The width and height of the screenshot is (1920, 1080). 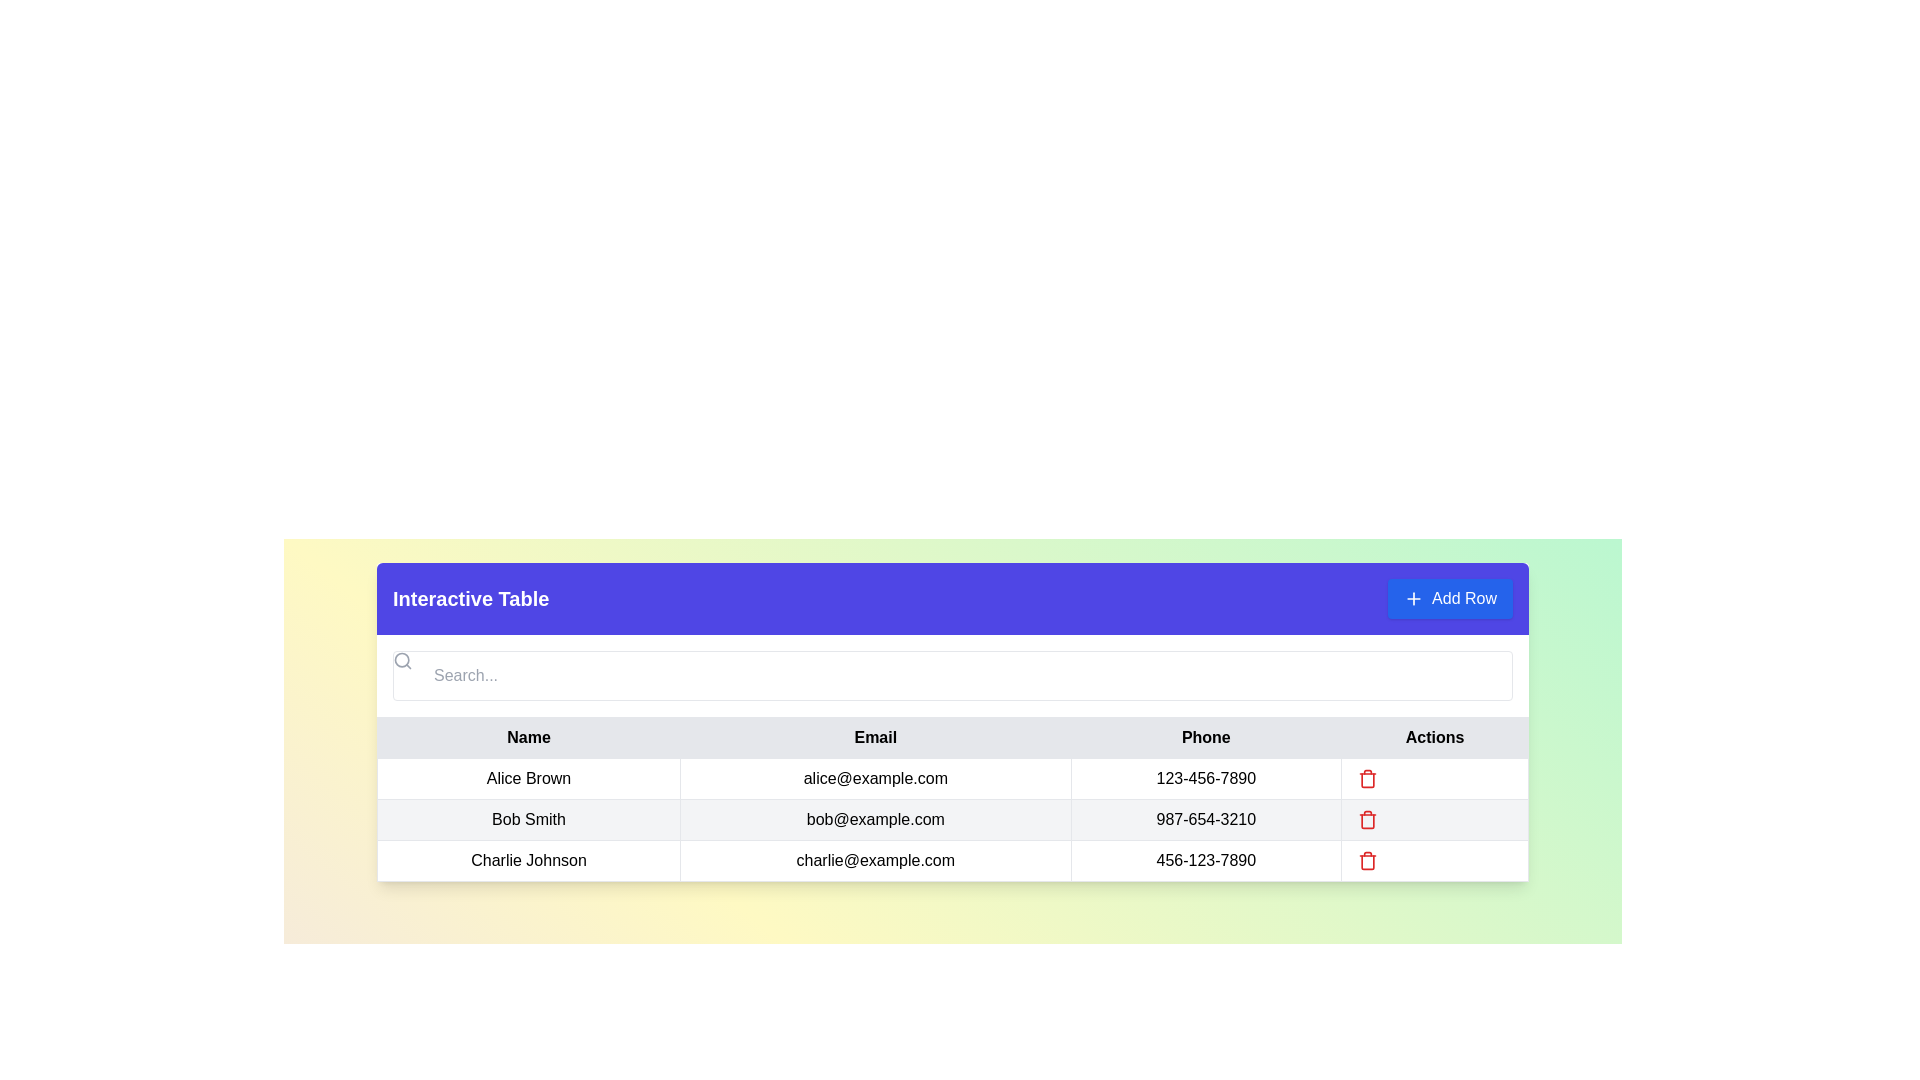 What do you see at coordinates (528, 820) in the screenshot?
I see `the text area displaying the name 'Bob Smith', which is styled with centered alignment and bordered edges, located in the second row under the 'Name' column of the table` at bounding box center [528, 820].